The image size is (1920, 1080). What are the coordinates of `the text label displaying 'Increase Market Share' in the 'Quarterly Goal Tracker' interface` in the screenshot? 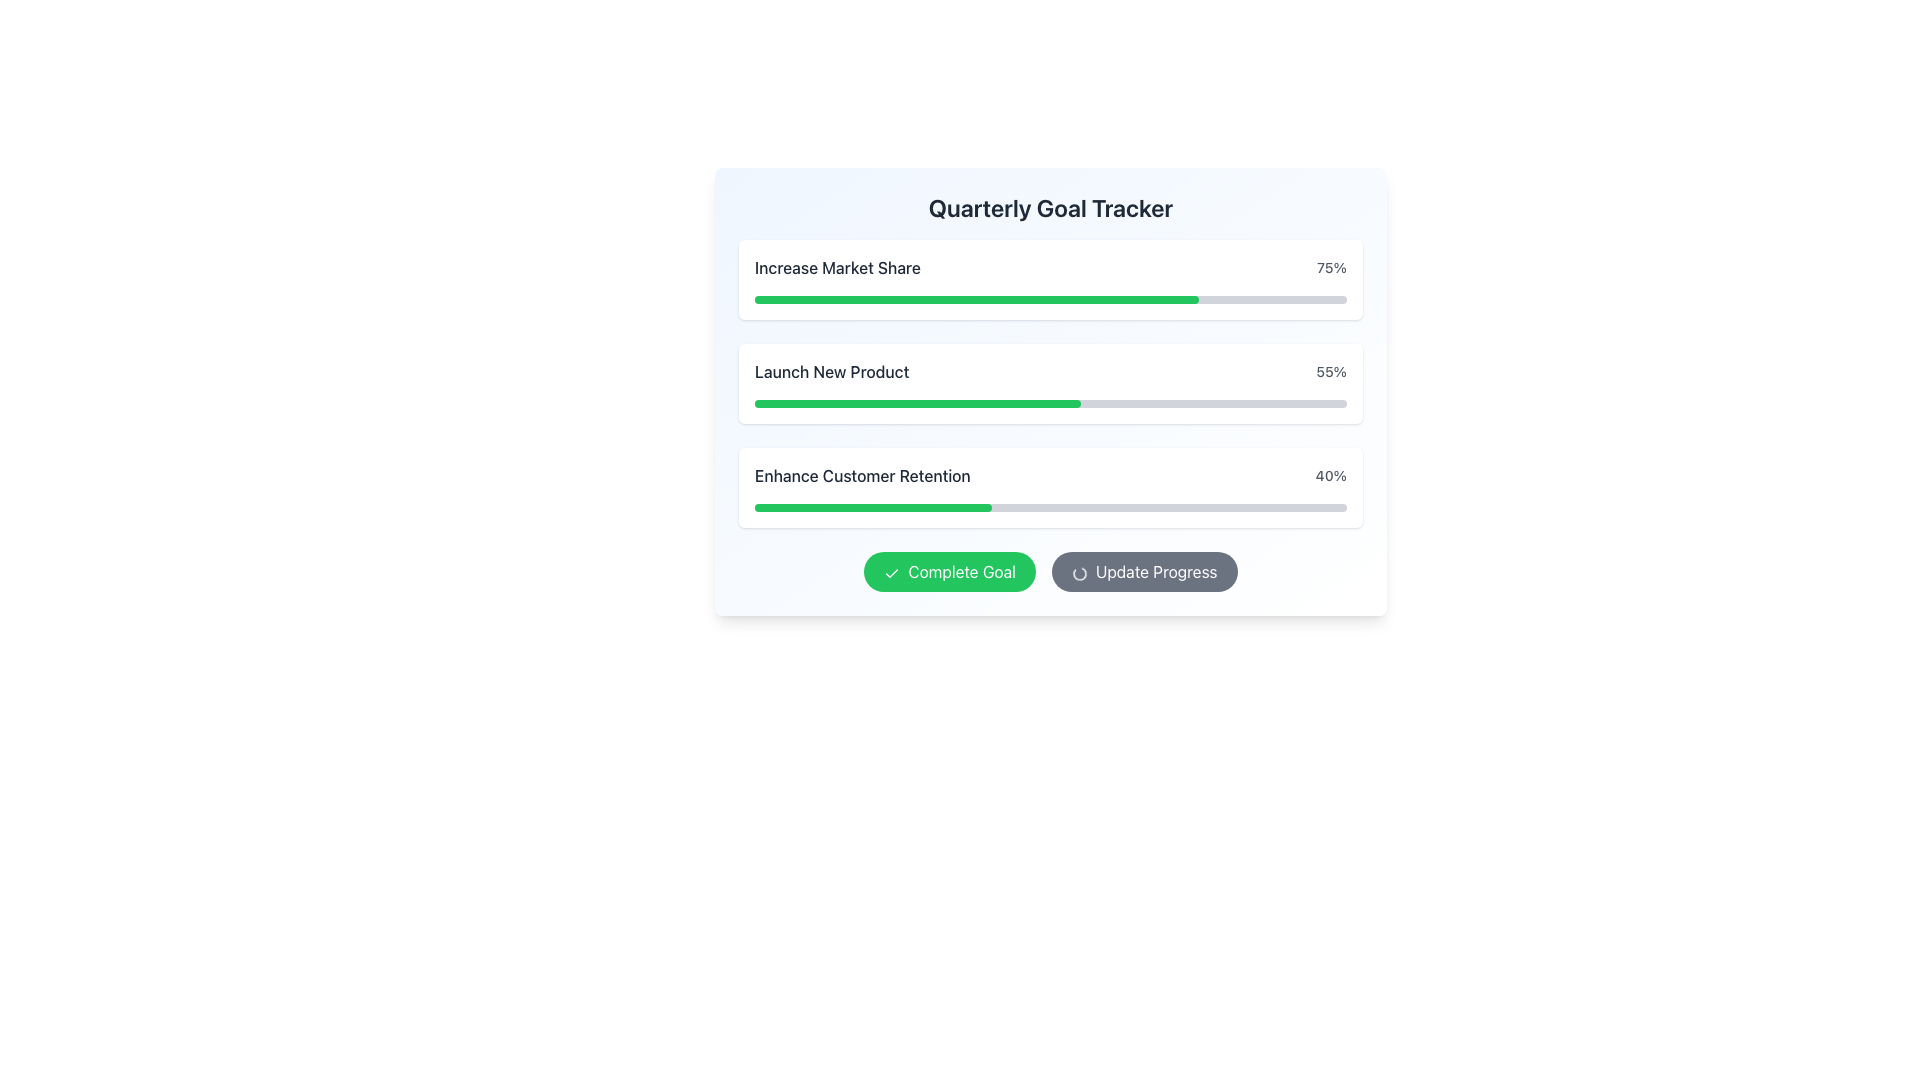 It's located at (837, 266).